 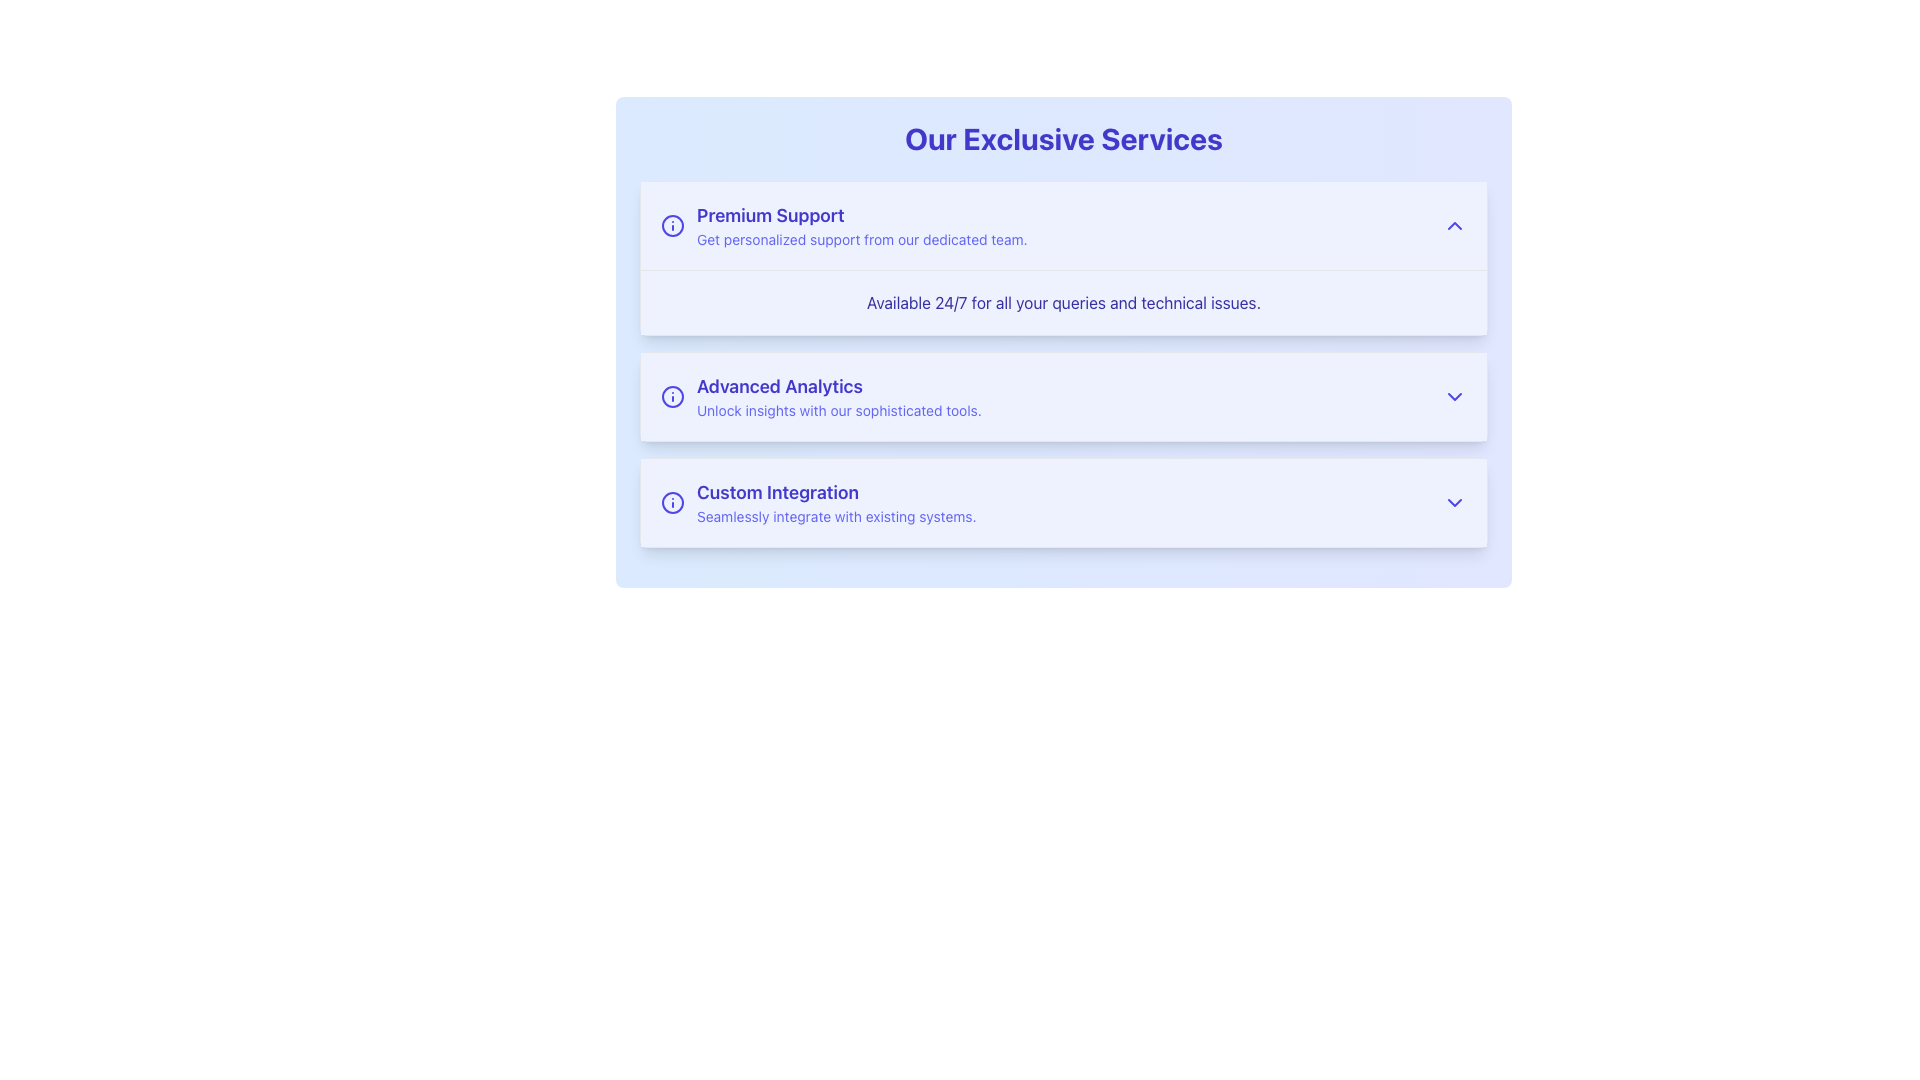 What do you see at coordinates (839, 386) in the screenshot?
I see `the heading text element located under 'Our Exclusive Services', which provides a summary of the feature or service offered` at bounding box center [839, 386].